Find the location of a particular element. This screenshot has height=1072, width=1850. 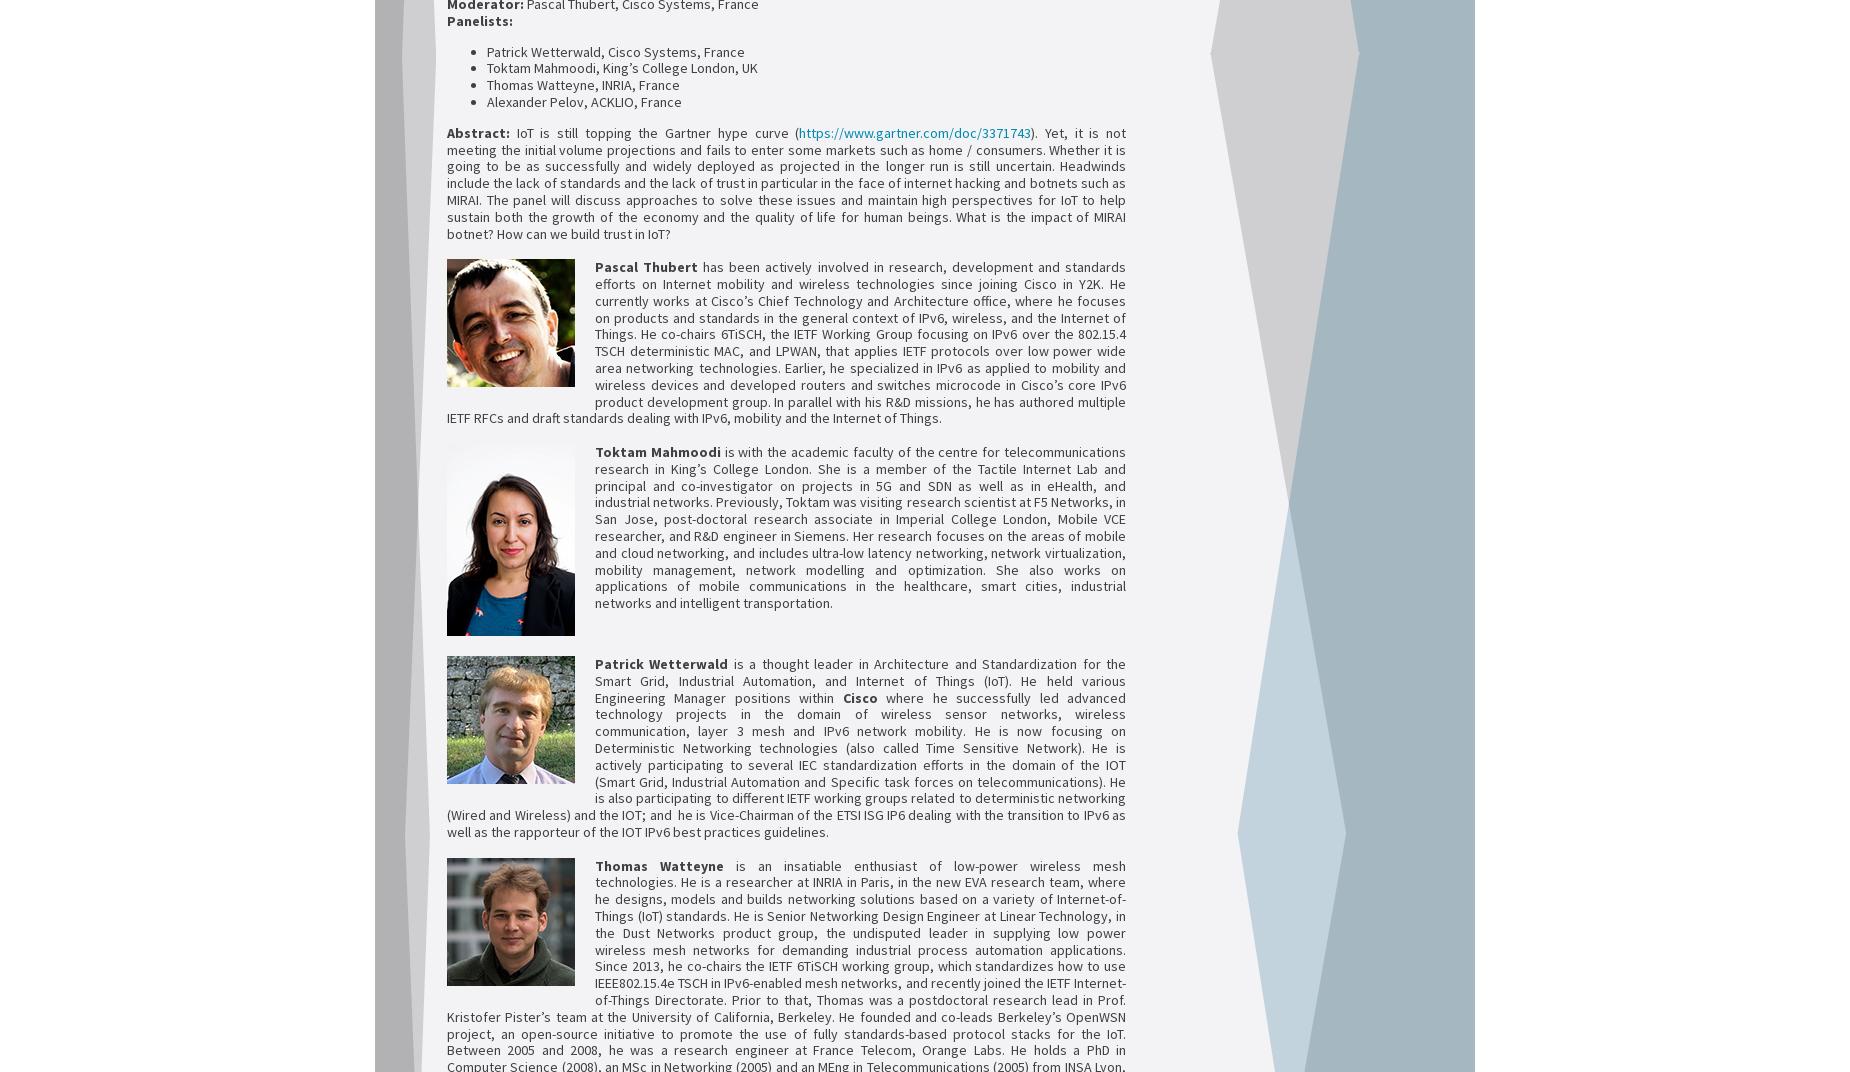

'Thomas Watteyne' is located at coordinates (659, 863).